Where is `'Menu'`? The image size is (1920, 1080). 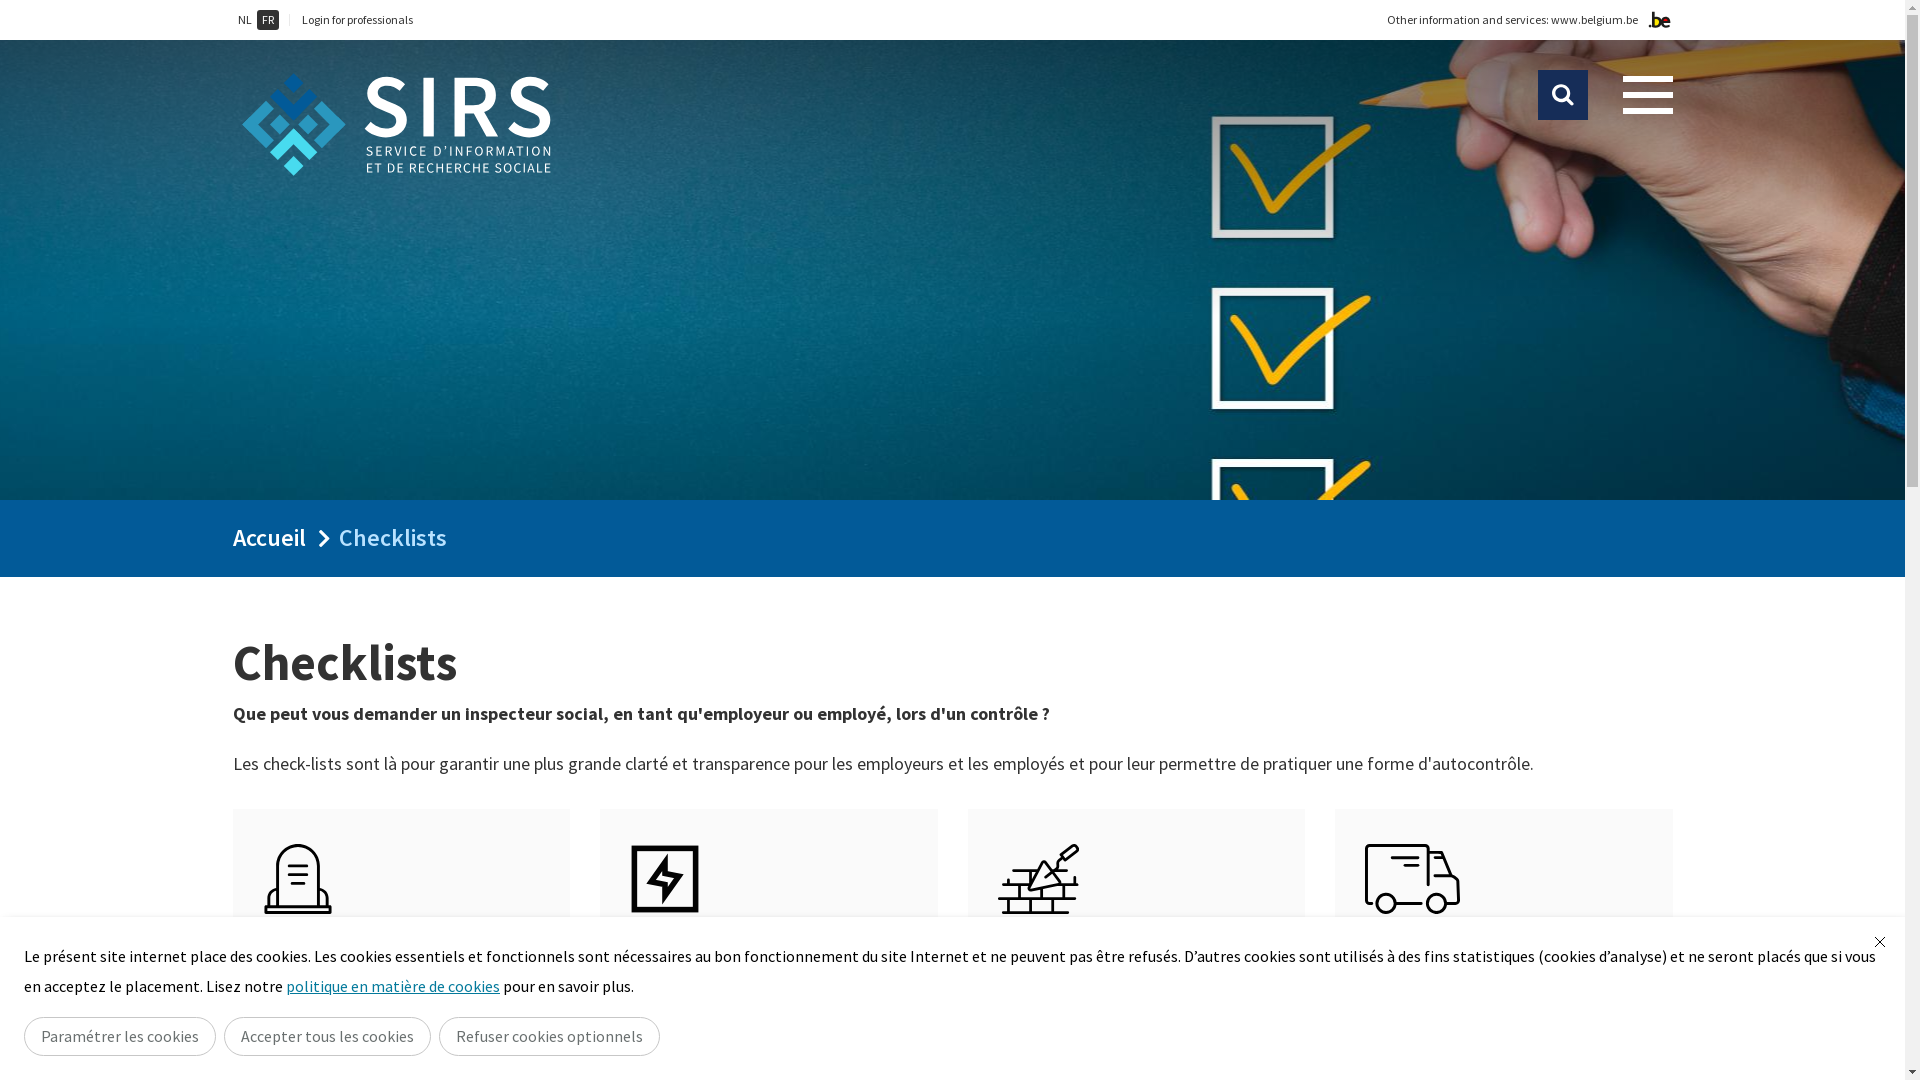 'Menu' is located at coordinates (1646, 95).